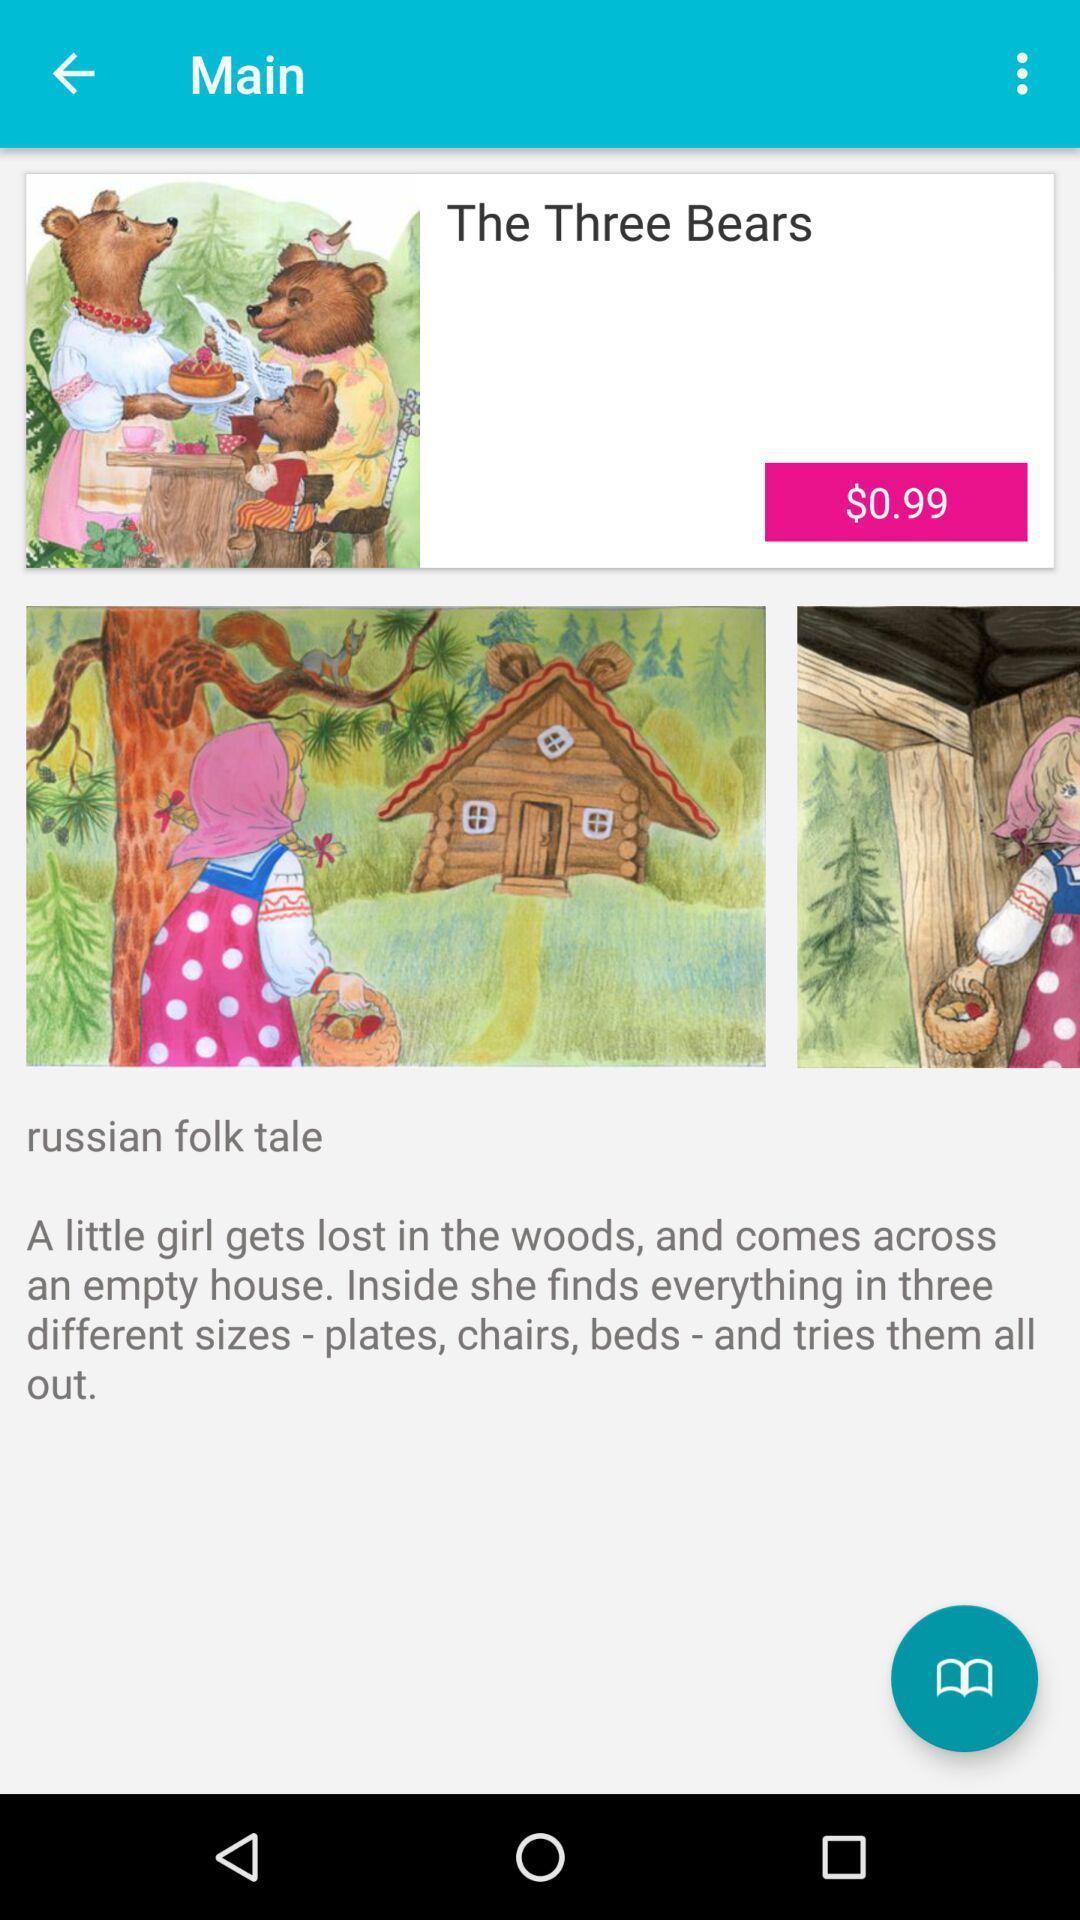 This screenshot has height=1920, width=1080. Describe the element at coordinates (963, 1678) in the screenshot. I see `the book icon` at that location.